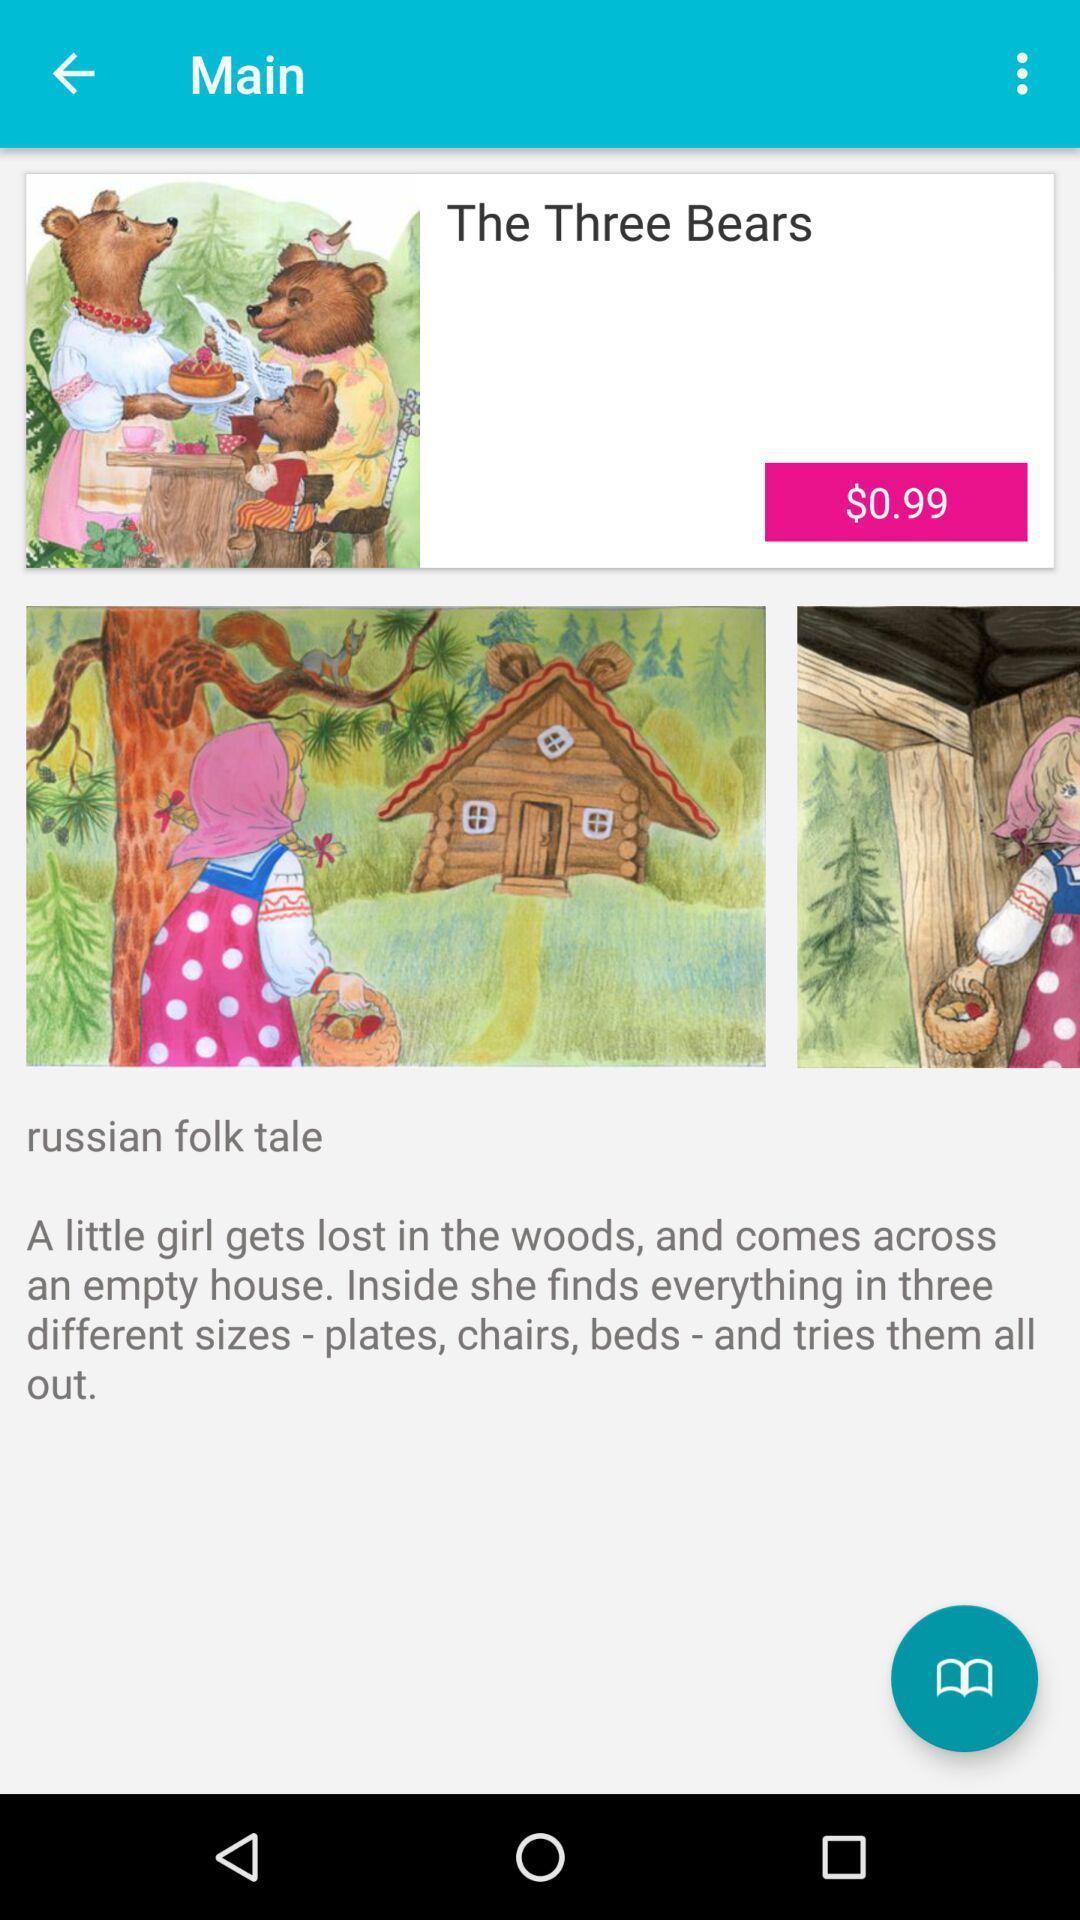 This screenshot has height=1920, width=1080. Describe the element at coordinates (963, 1678) in the screenshot. I see `the book icon` at that location.